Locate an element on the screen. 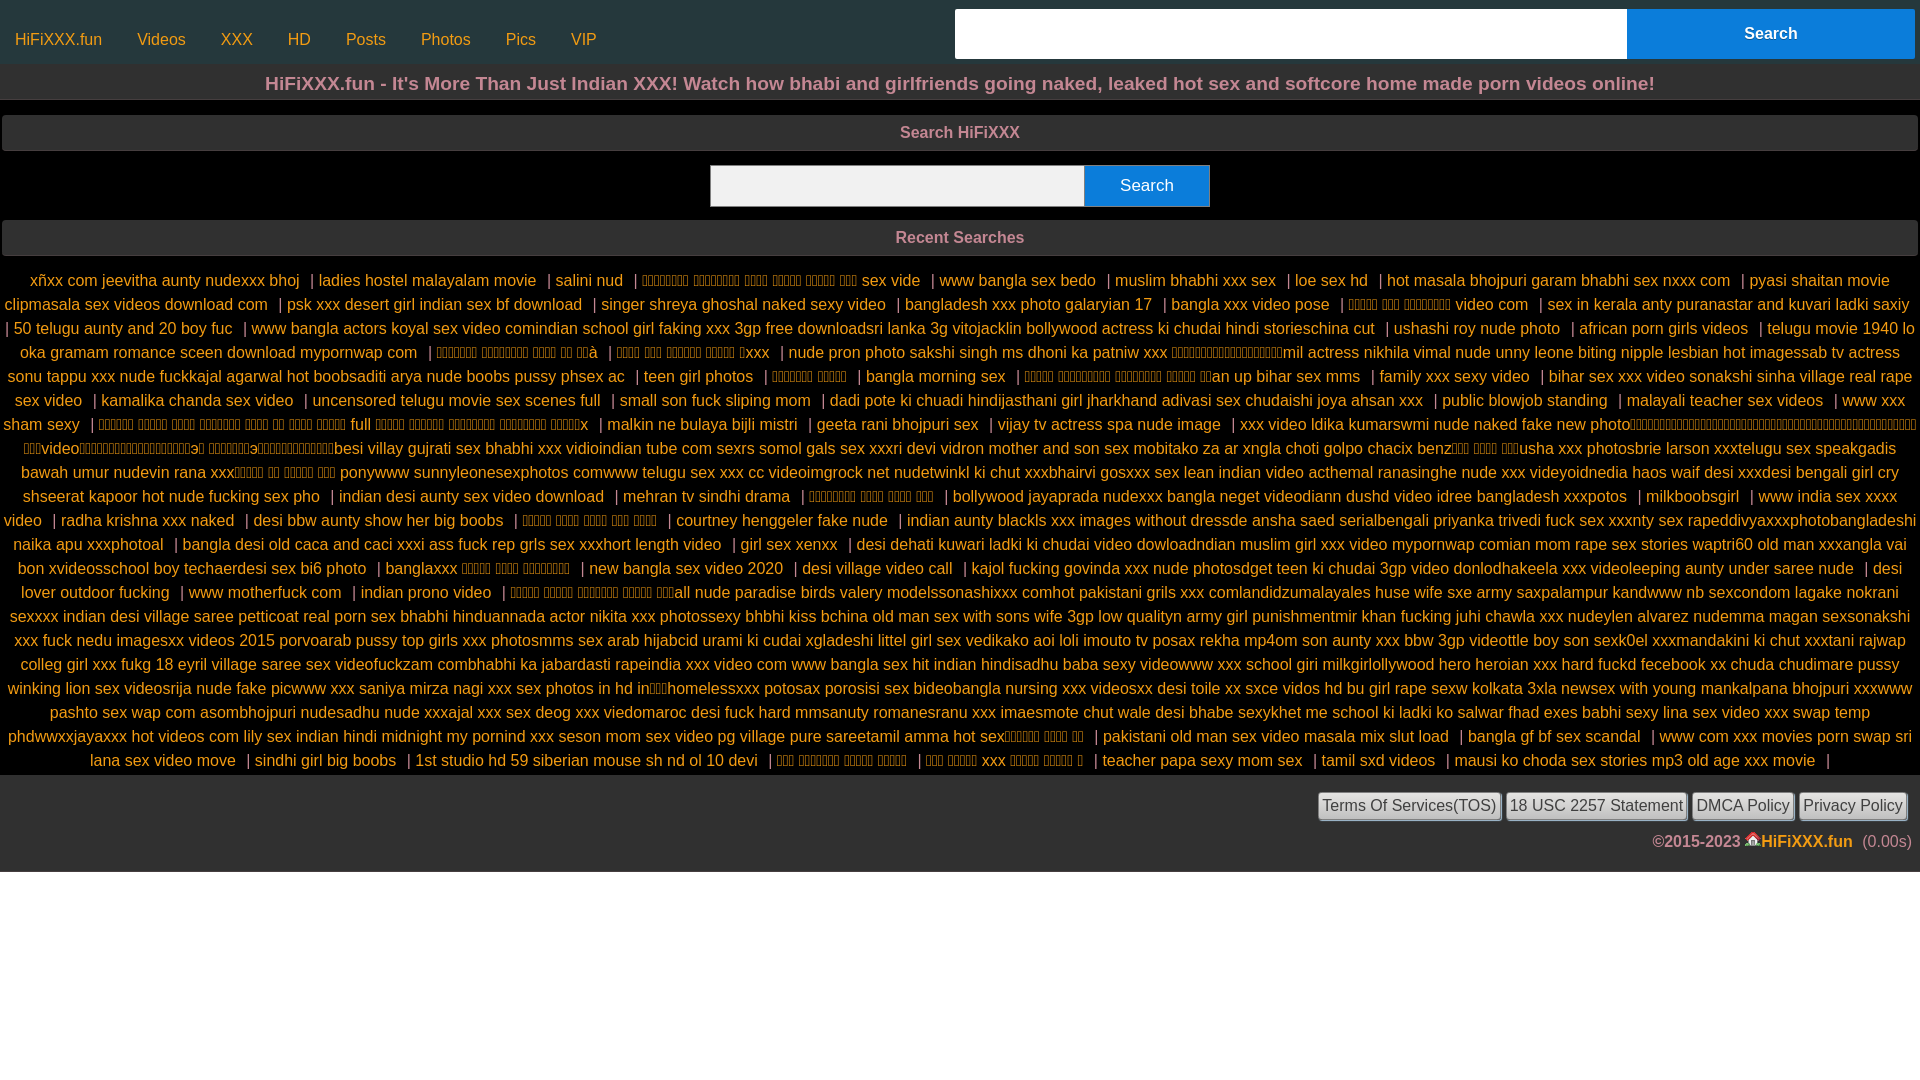  'DMCA Policy' is located at coordinates (1741, 805).